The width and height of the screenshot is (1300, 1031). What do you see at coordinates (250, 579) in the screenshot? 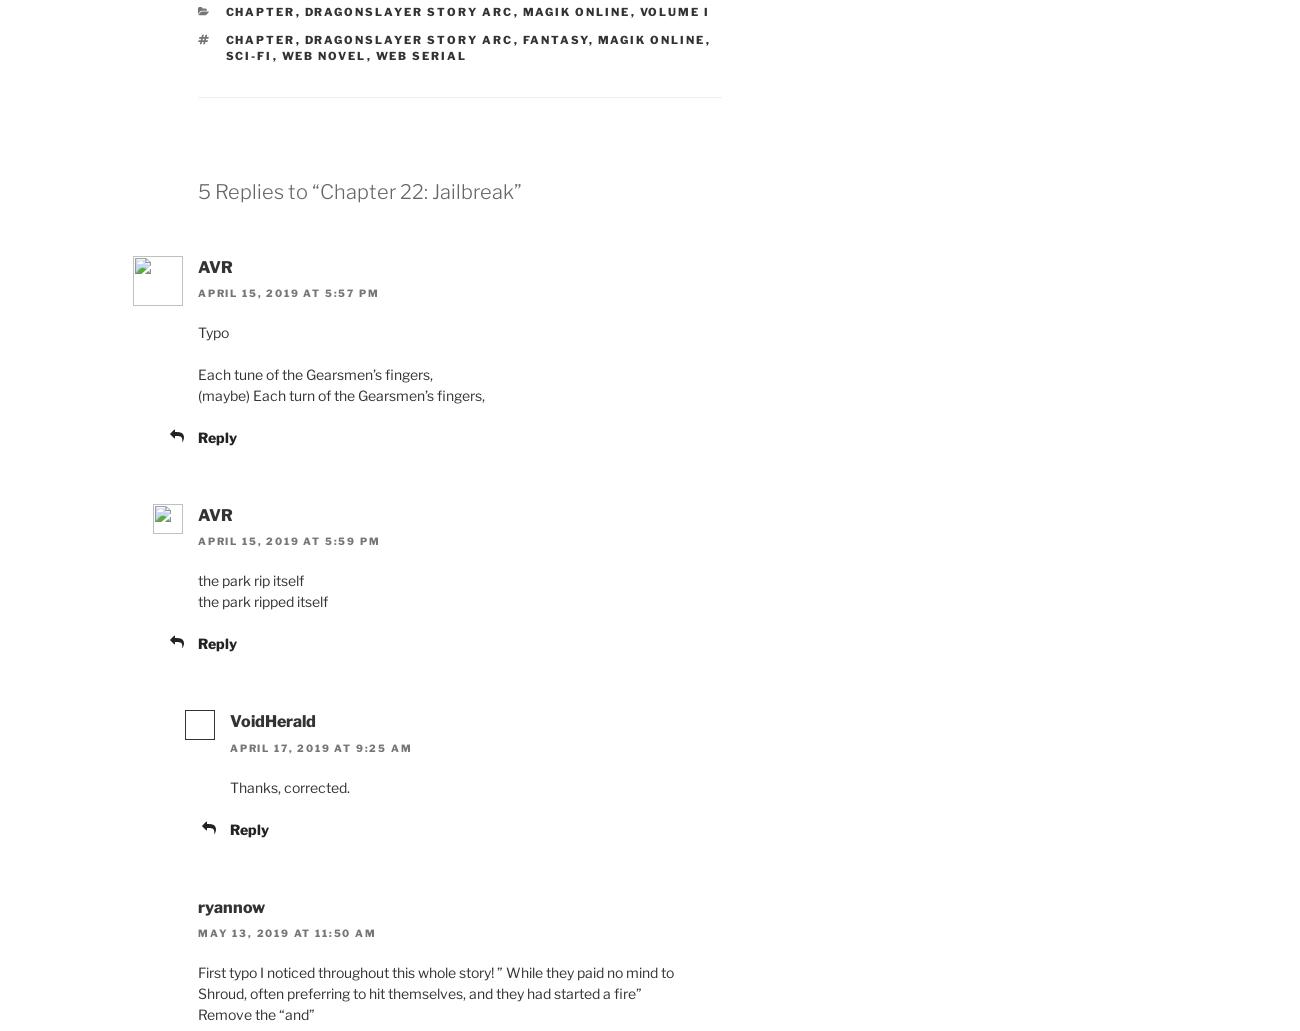
I see `'the park rip itself'` at bounding box center [250, 579].